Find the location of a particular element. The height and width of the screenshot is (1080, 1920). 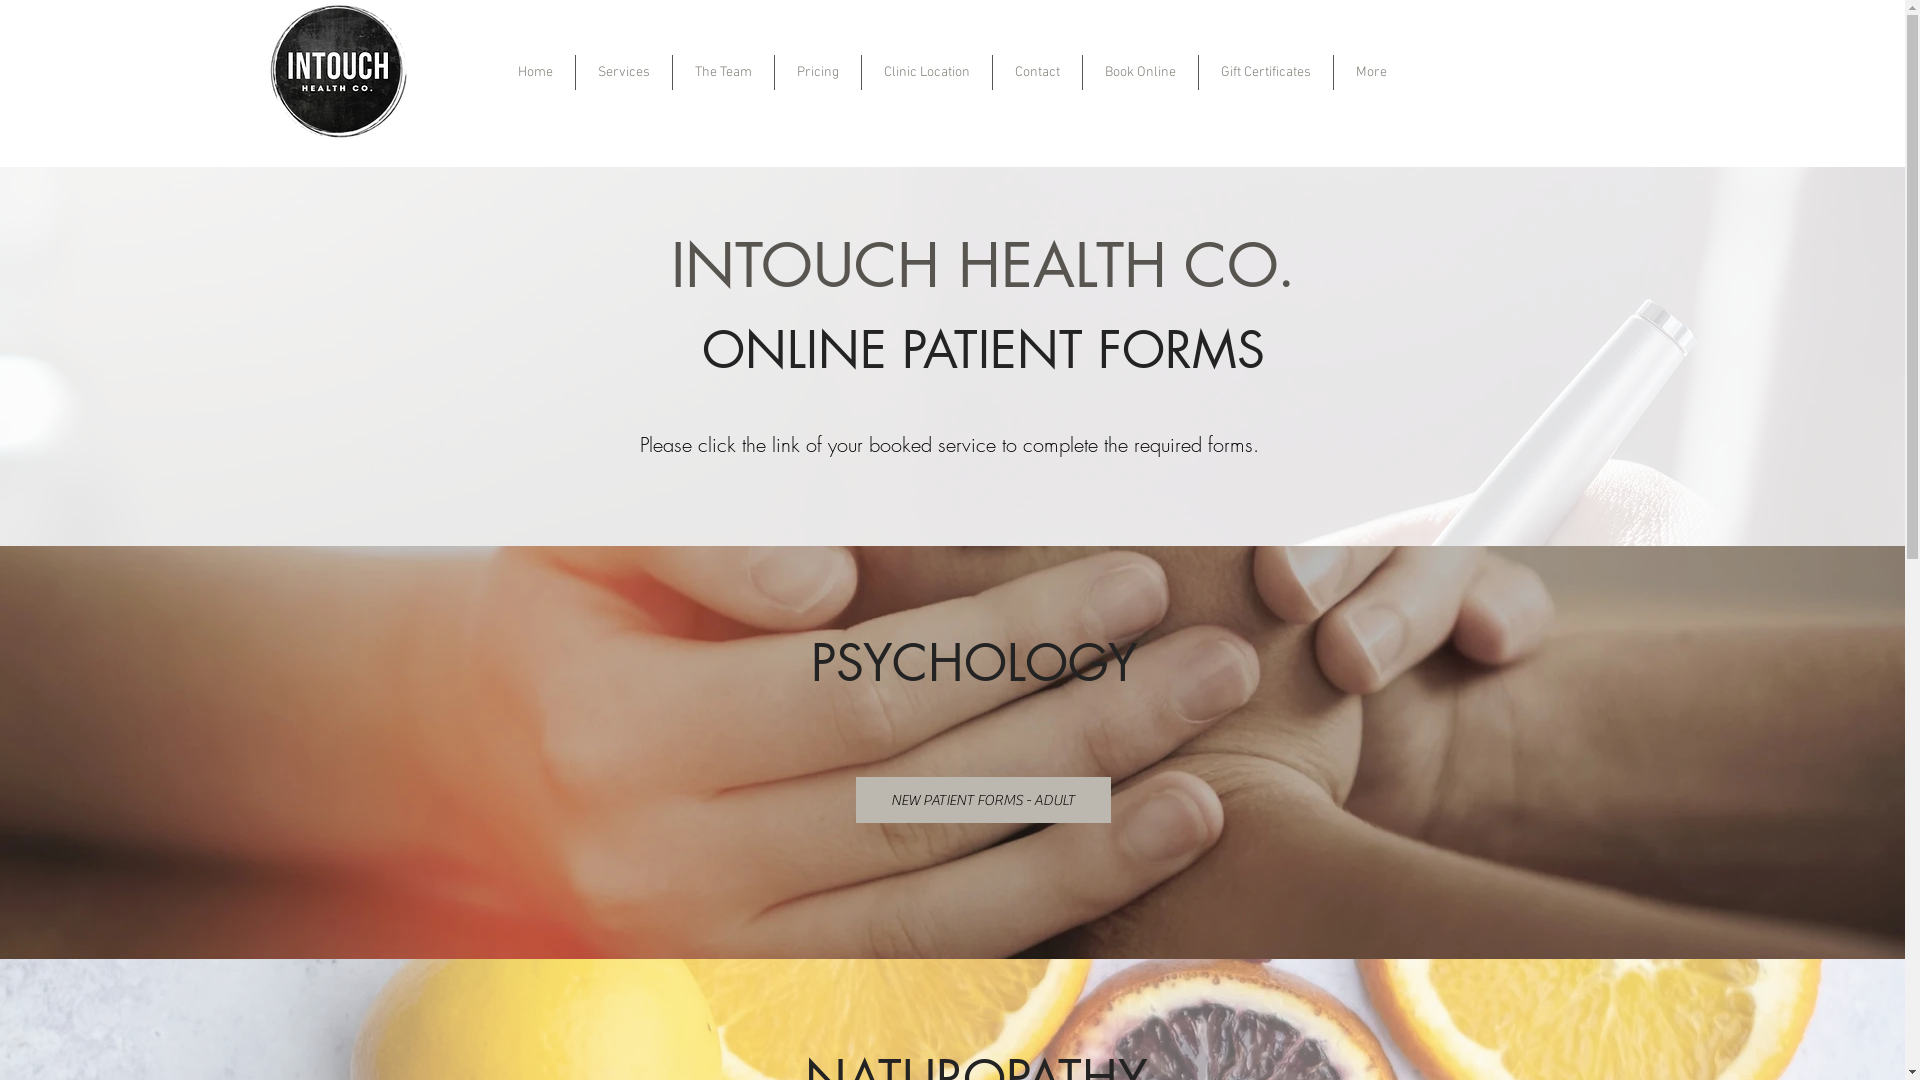

'NEW PATIENT FORMS - ADULT' is located at coordinates (983, 798).